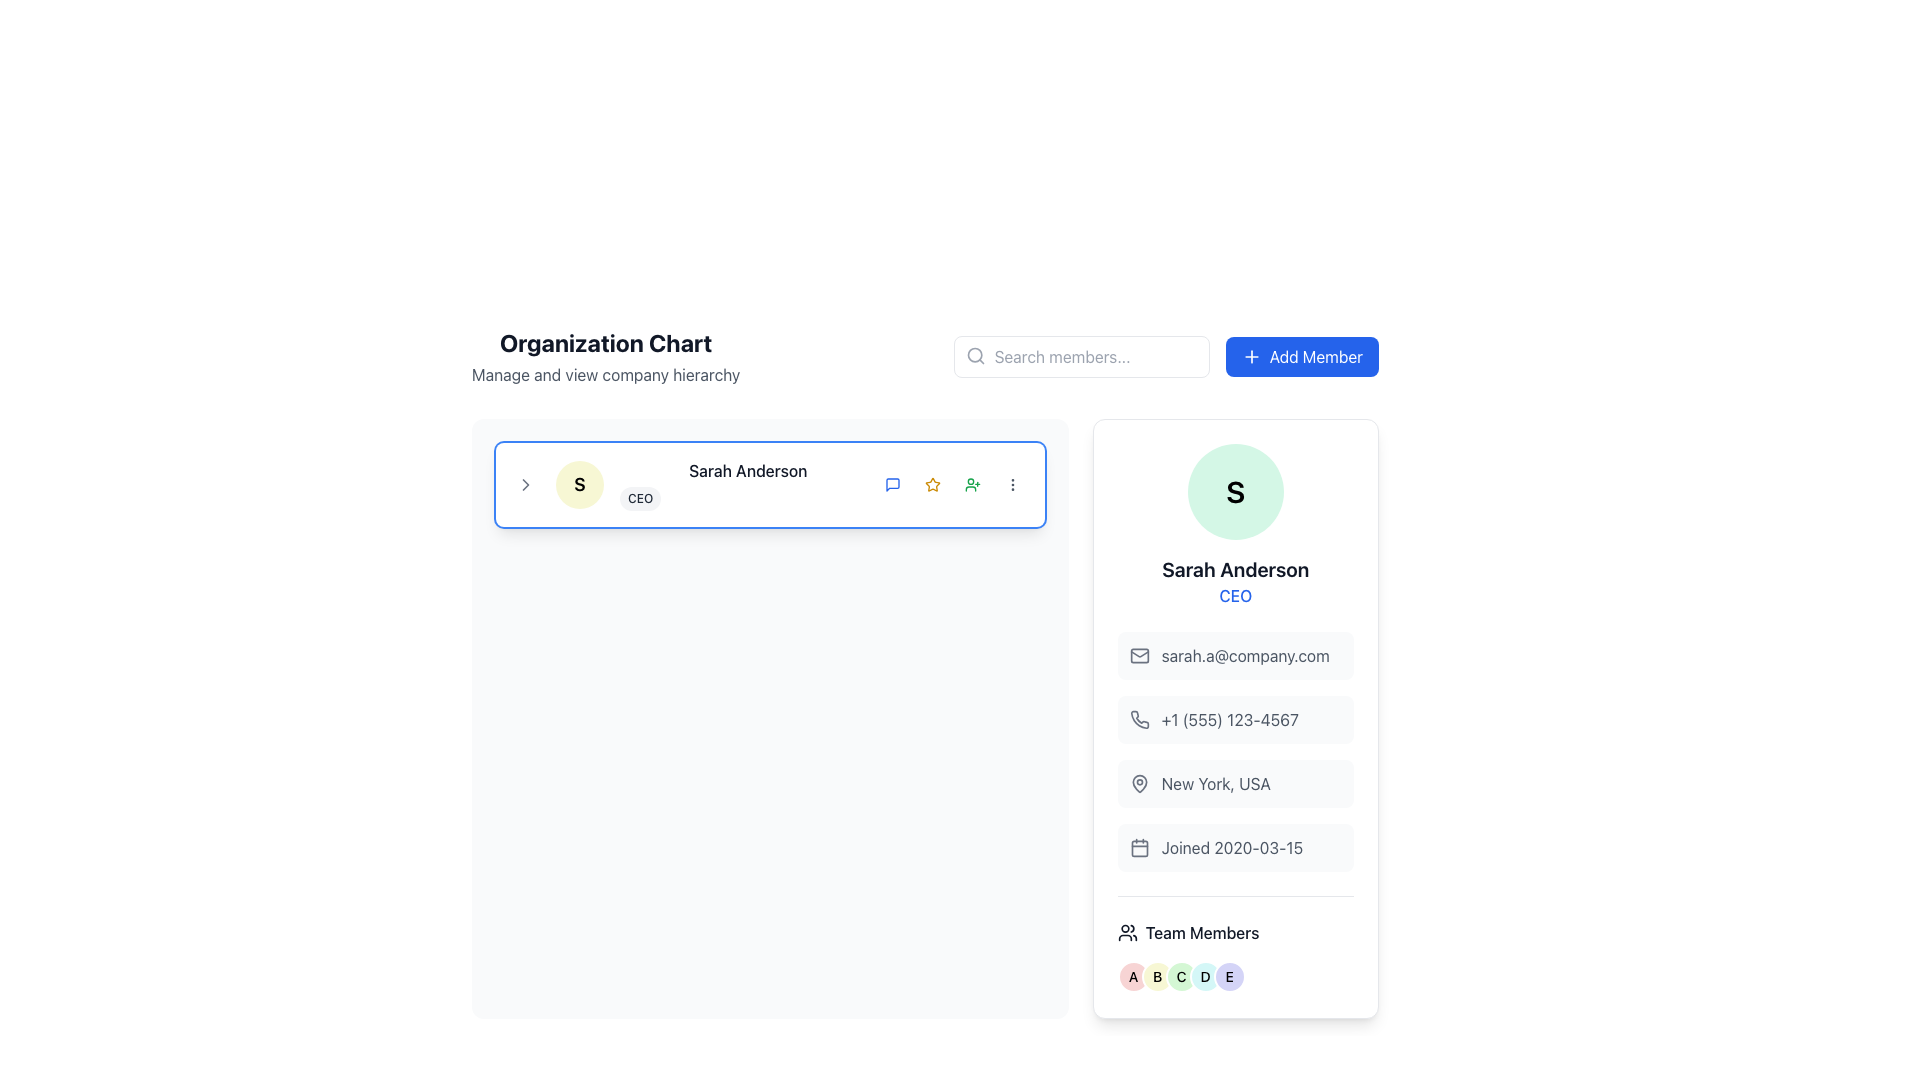  What do you see at coordinates (1234, 933) in the screenshot?
I see `the Text with Icon Label that introduces the section displaying team members, located near the bottom of the rightmost panel, just above the row of circular icons labeled A, B, C, D, E` at bounding box center [1234, 933].